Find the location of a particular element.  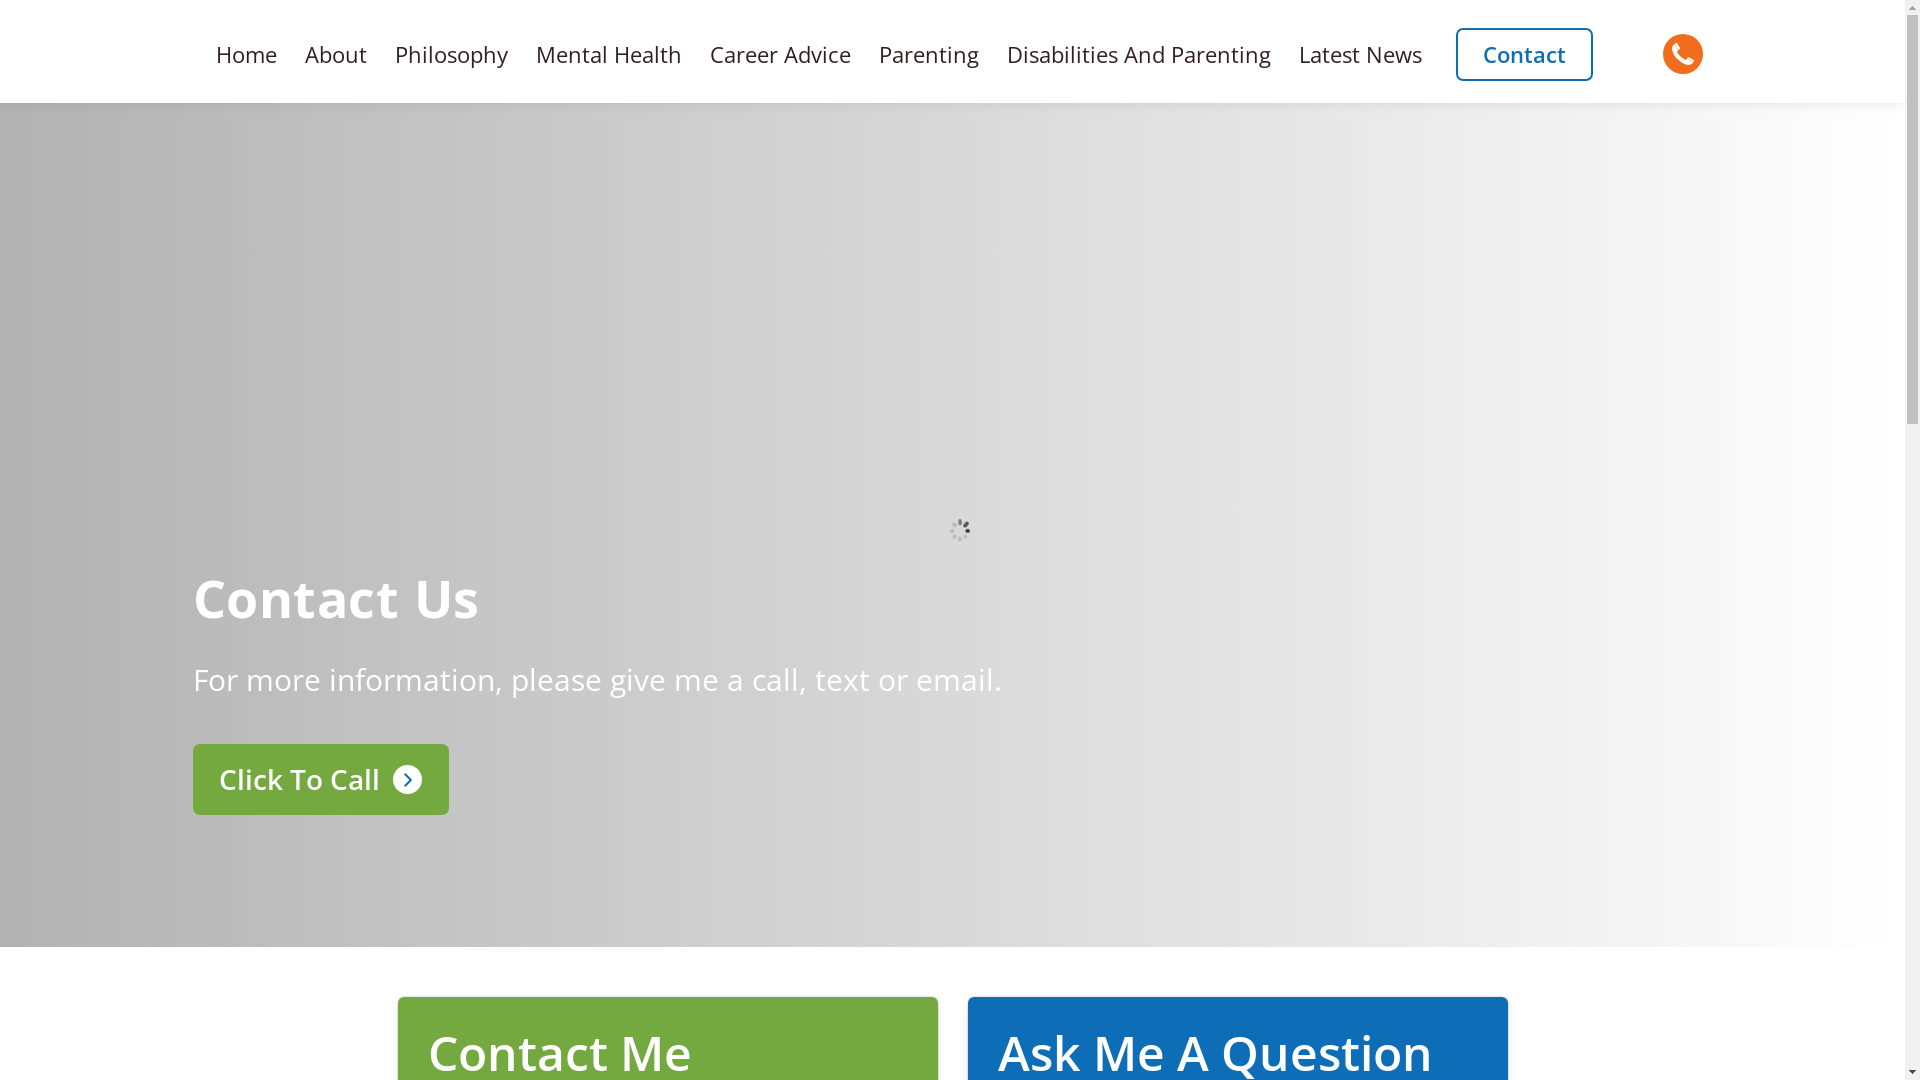

'Click To Call' is located at coordinates (192, 778).